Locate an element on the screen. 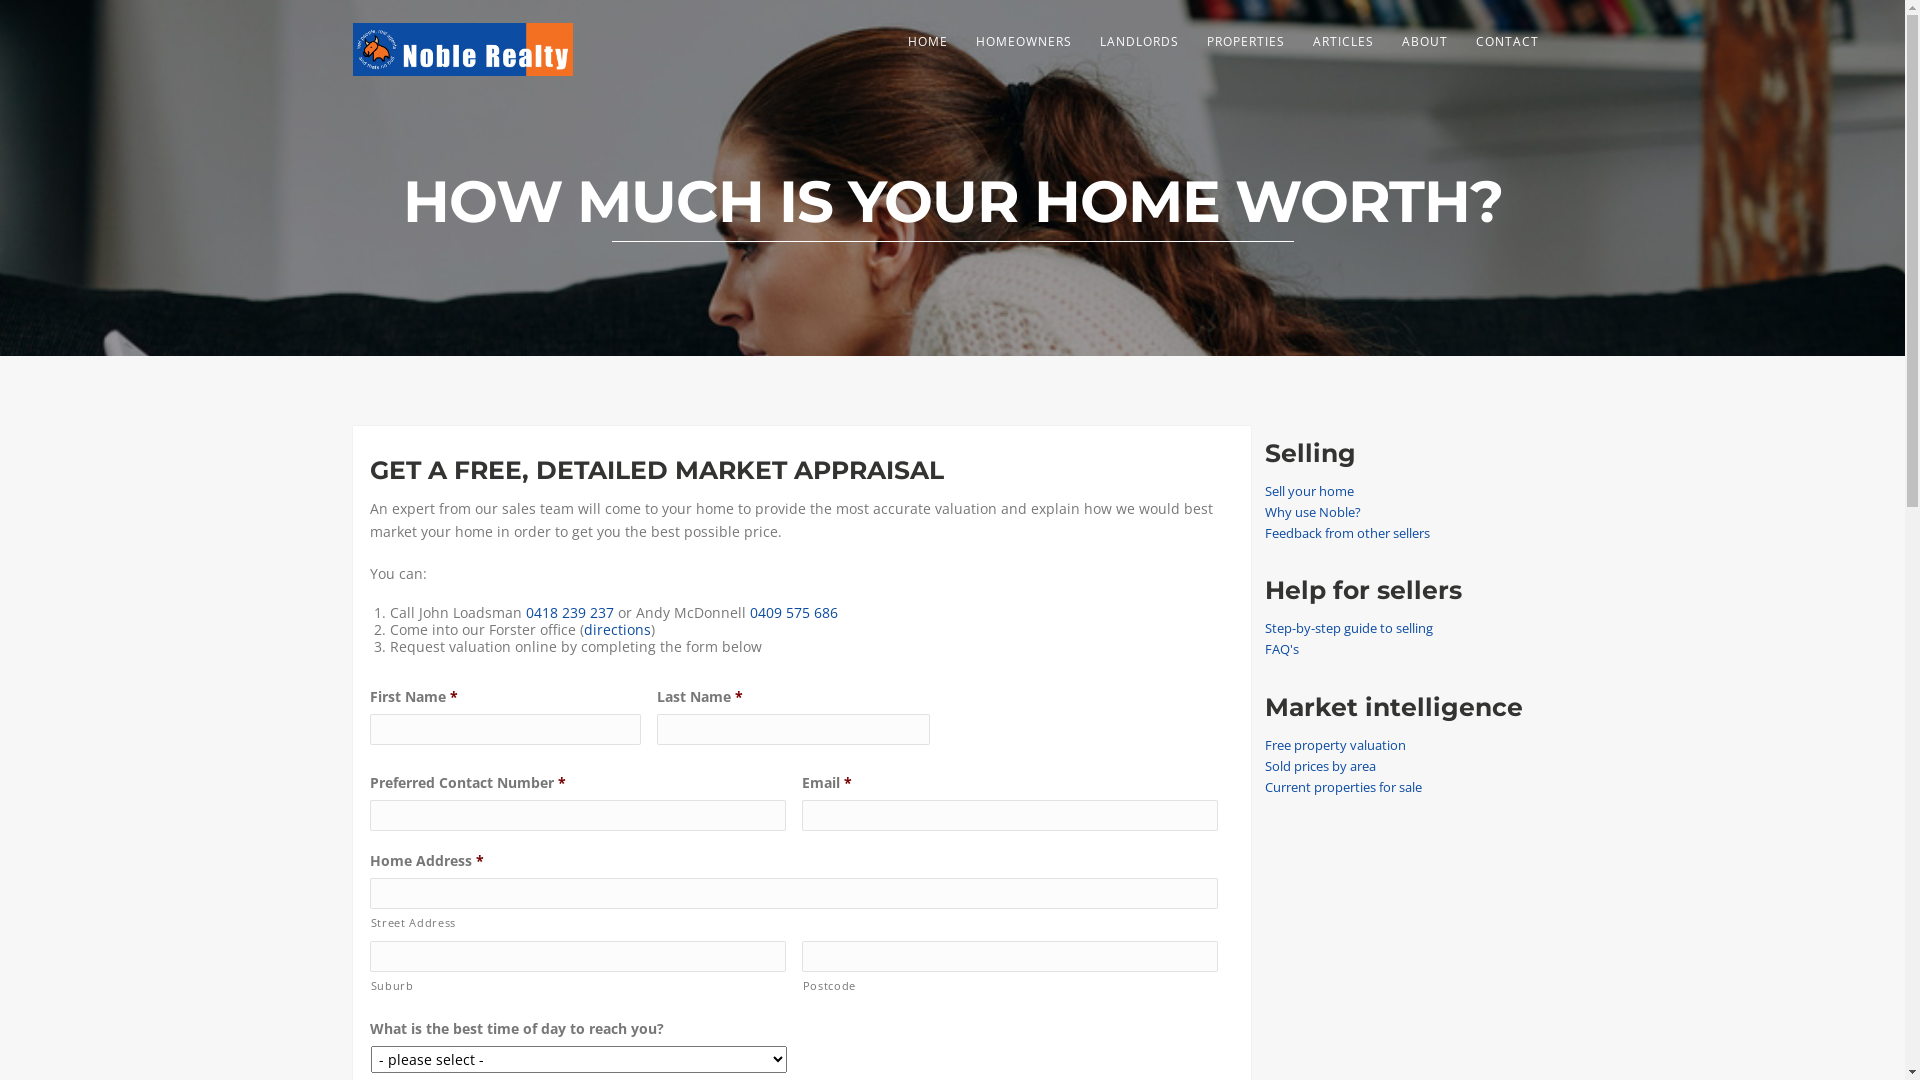 The width and height of the screenshot is (1920, 1080). 'FAQ's' is located at coordinates (1281, 648).